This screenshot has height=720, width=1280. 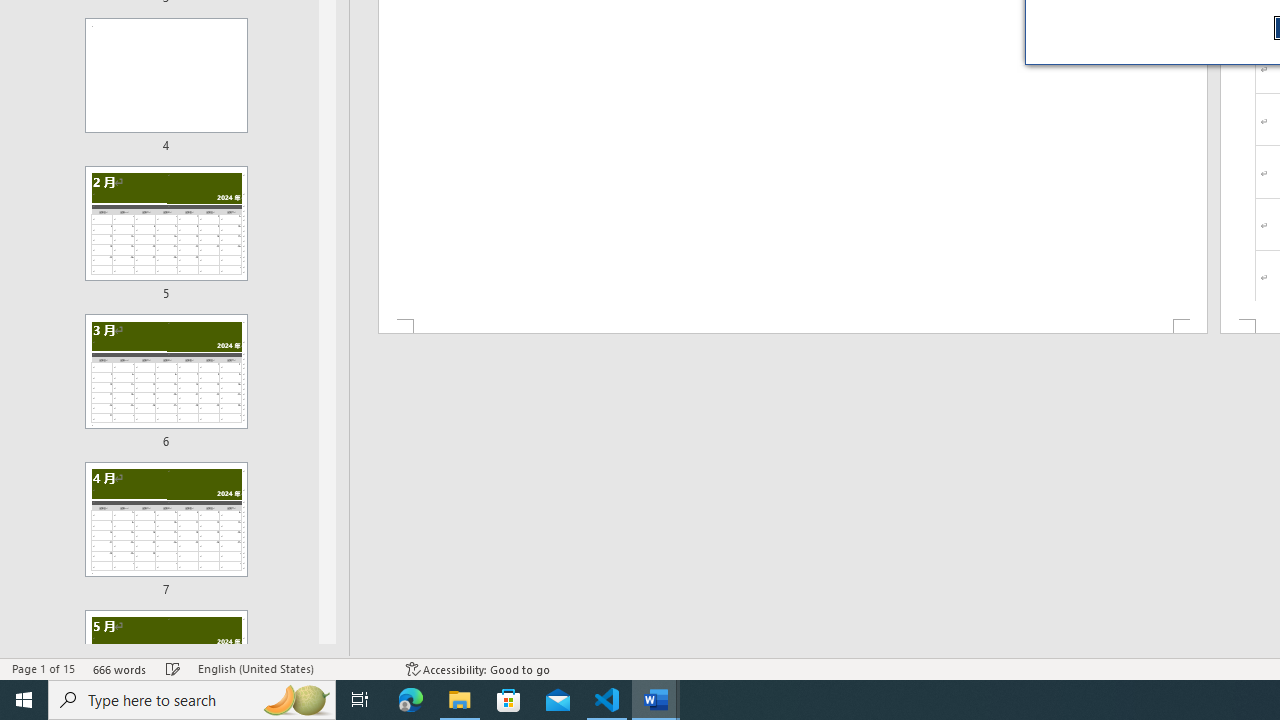 I want to click on 'Search highlights icon opens search home window', so click(x=294, y=698).